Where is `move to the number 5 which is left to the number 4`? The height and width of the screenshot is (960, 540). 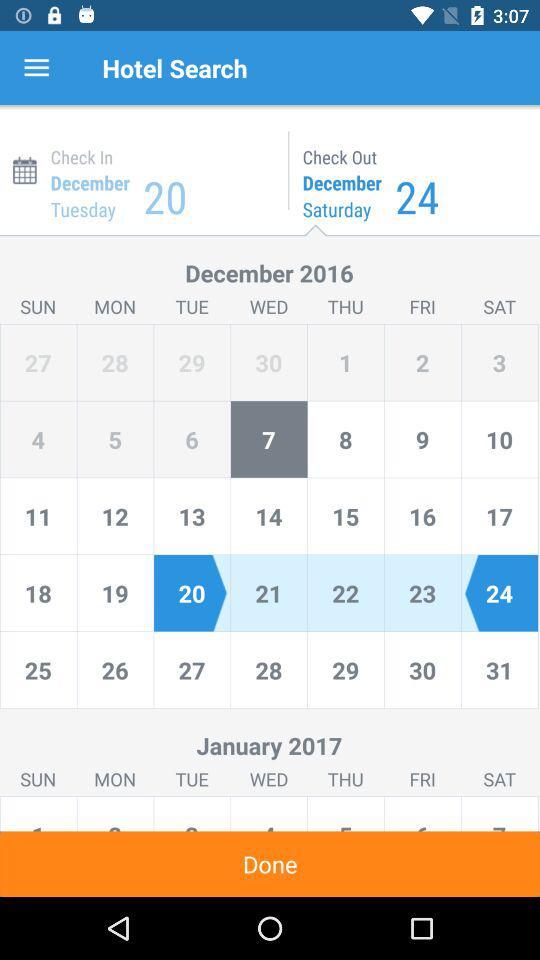
move to the number 5 which is left to the number 4 is located at coordinates (115, 439).